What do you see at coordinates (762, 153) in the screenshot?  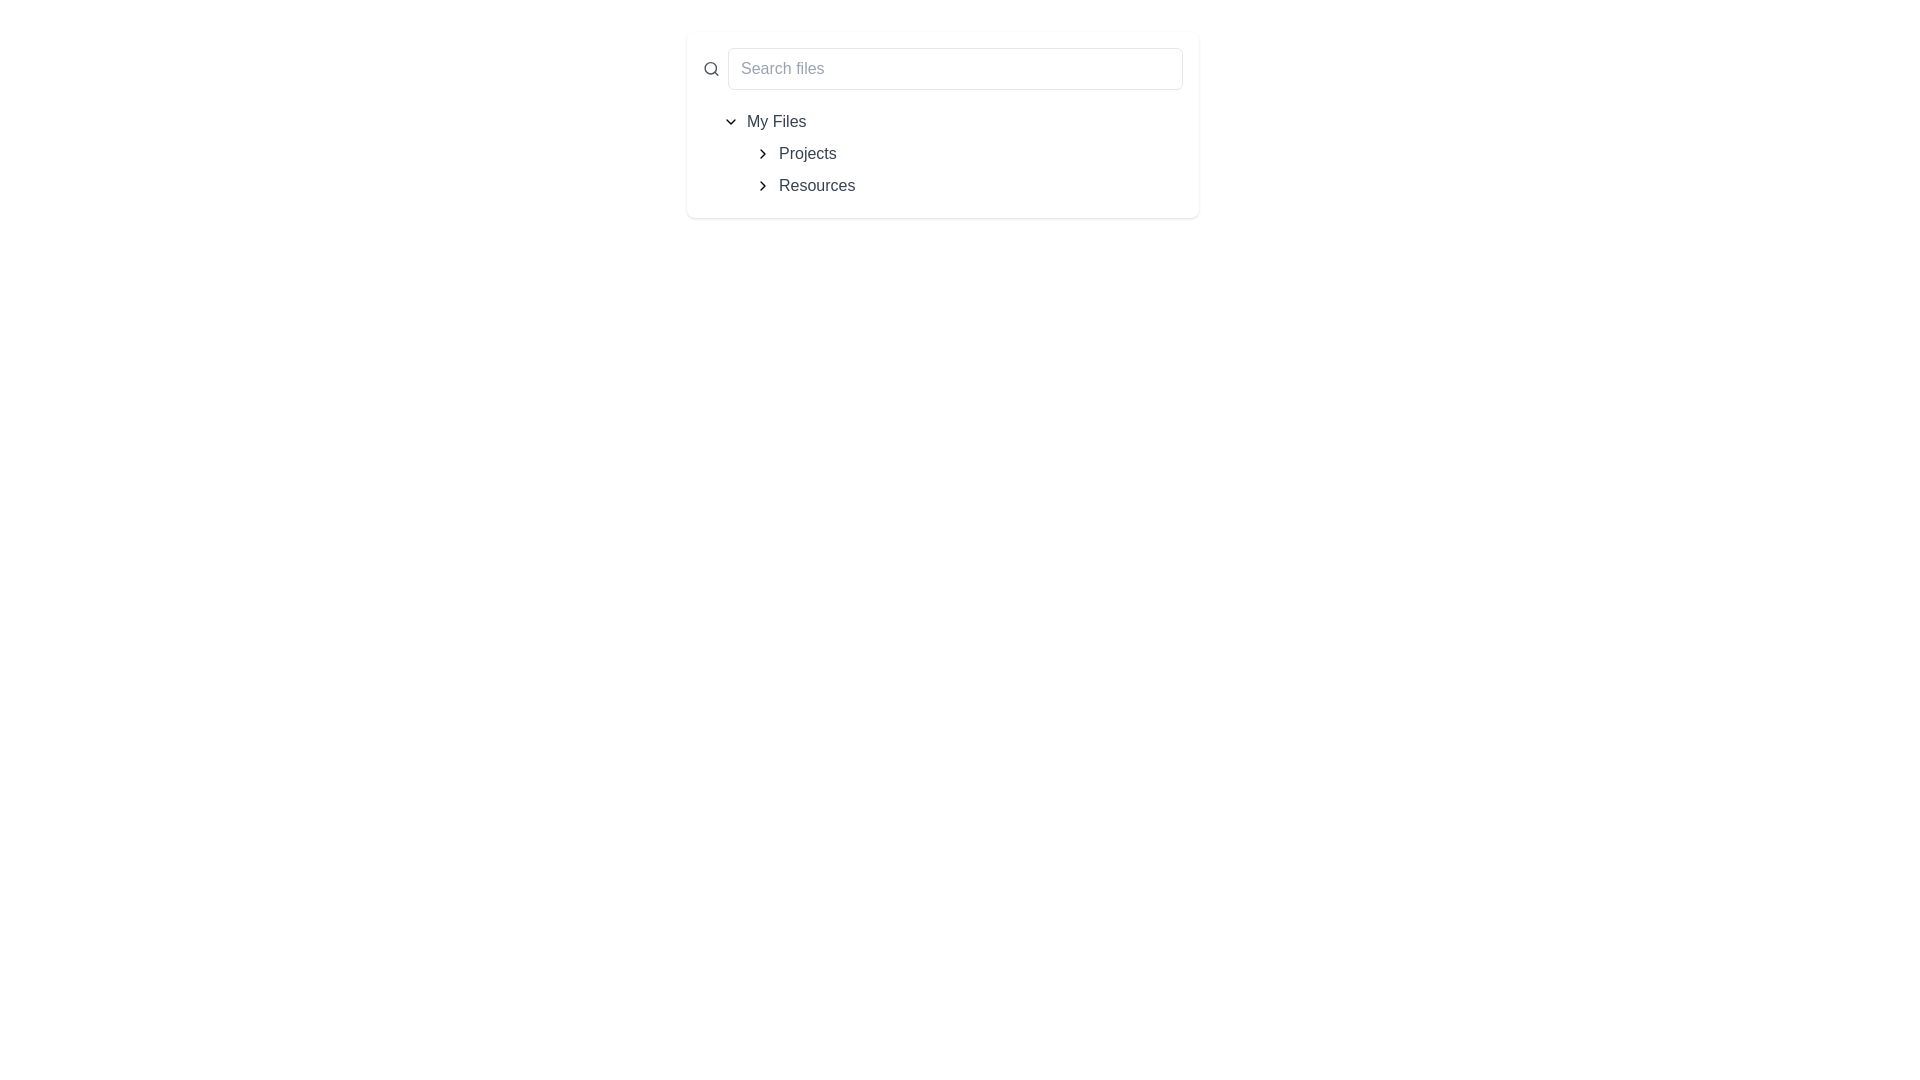 I see `the chevron right icon` at bounding box center [762, 153].